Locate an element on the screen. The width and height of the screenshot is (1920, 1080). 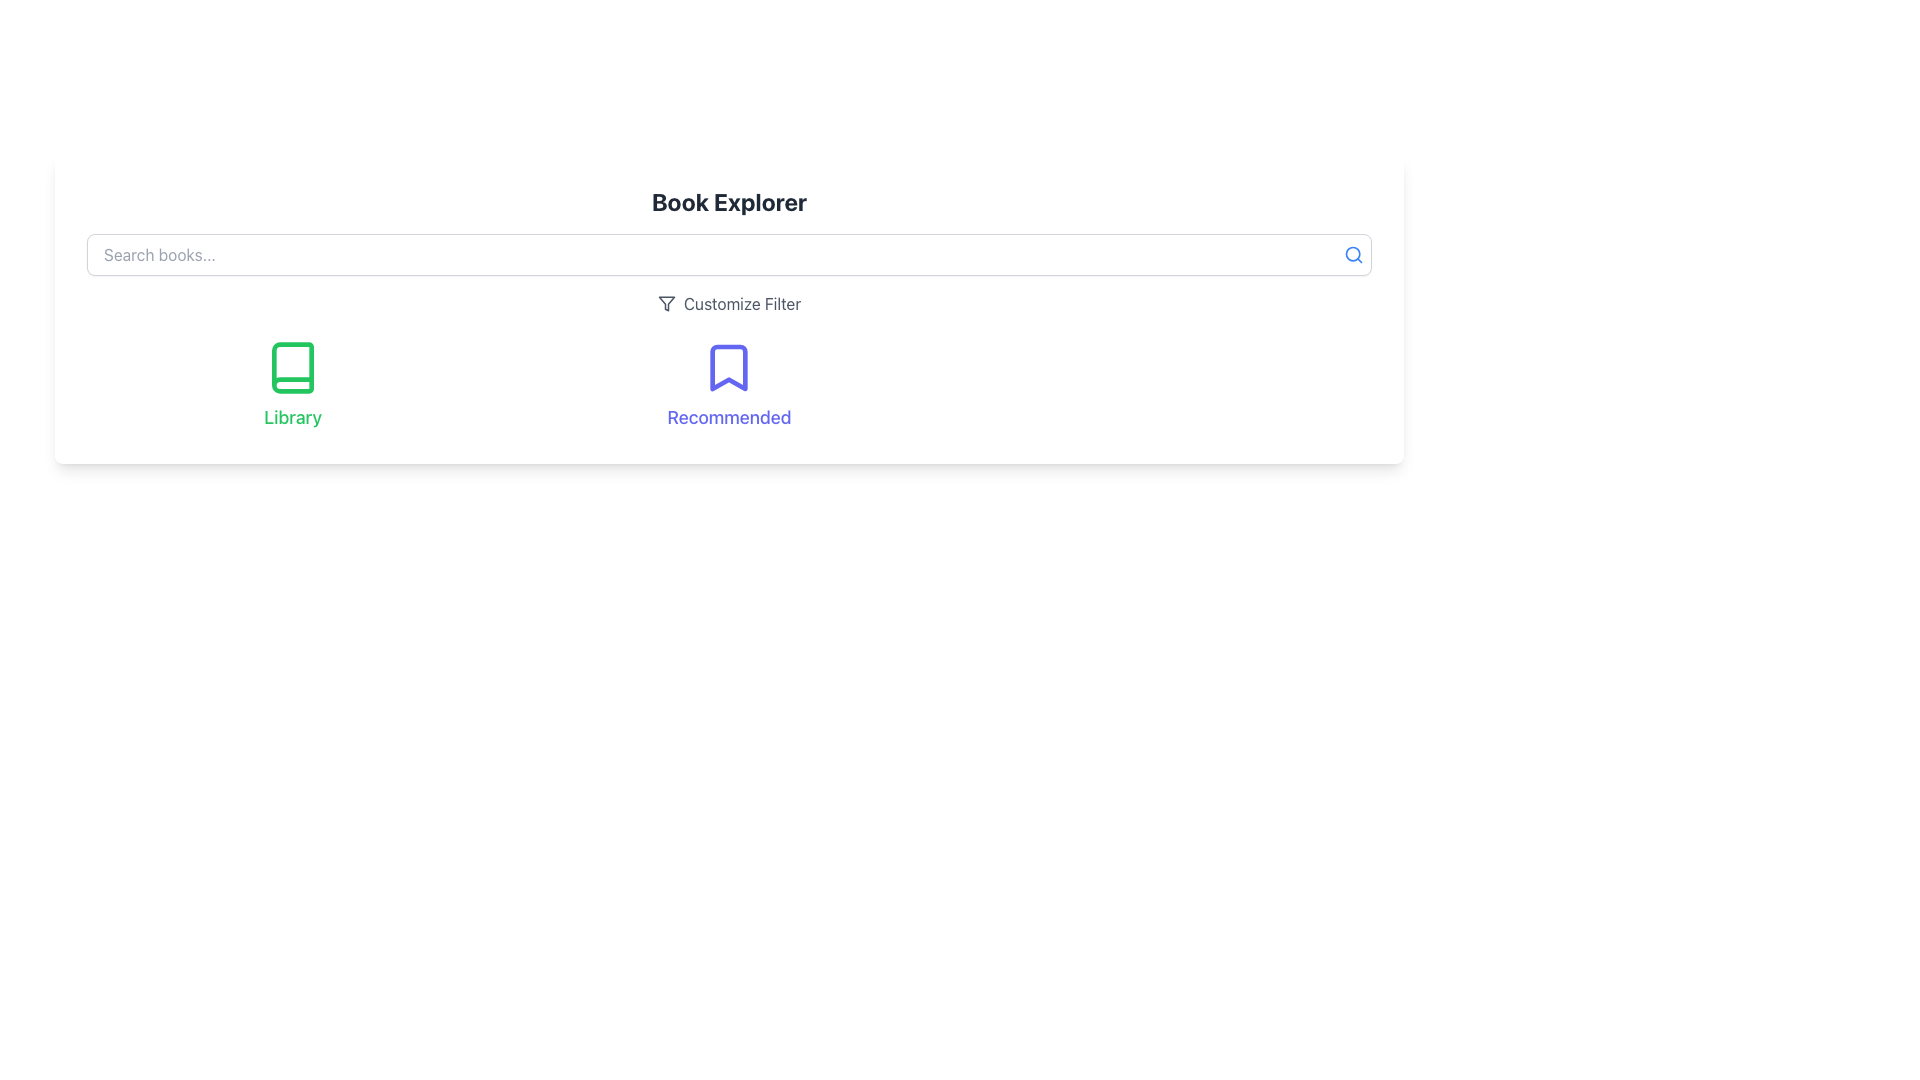
the bold, large text label reading 'Book Explorer' located at the top center of the interface, directly above the search bar is located at coordinates (728, 201).